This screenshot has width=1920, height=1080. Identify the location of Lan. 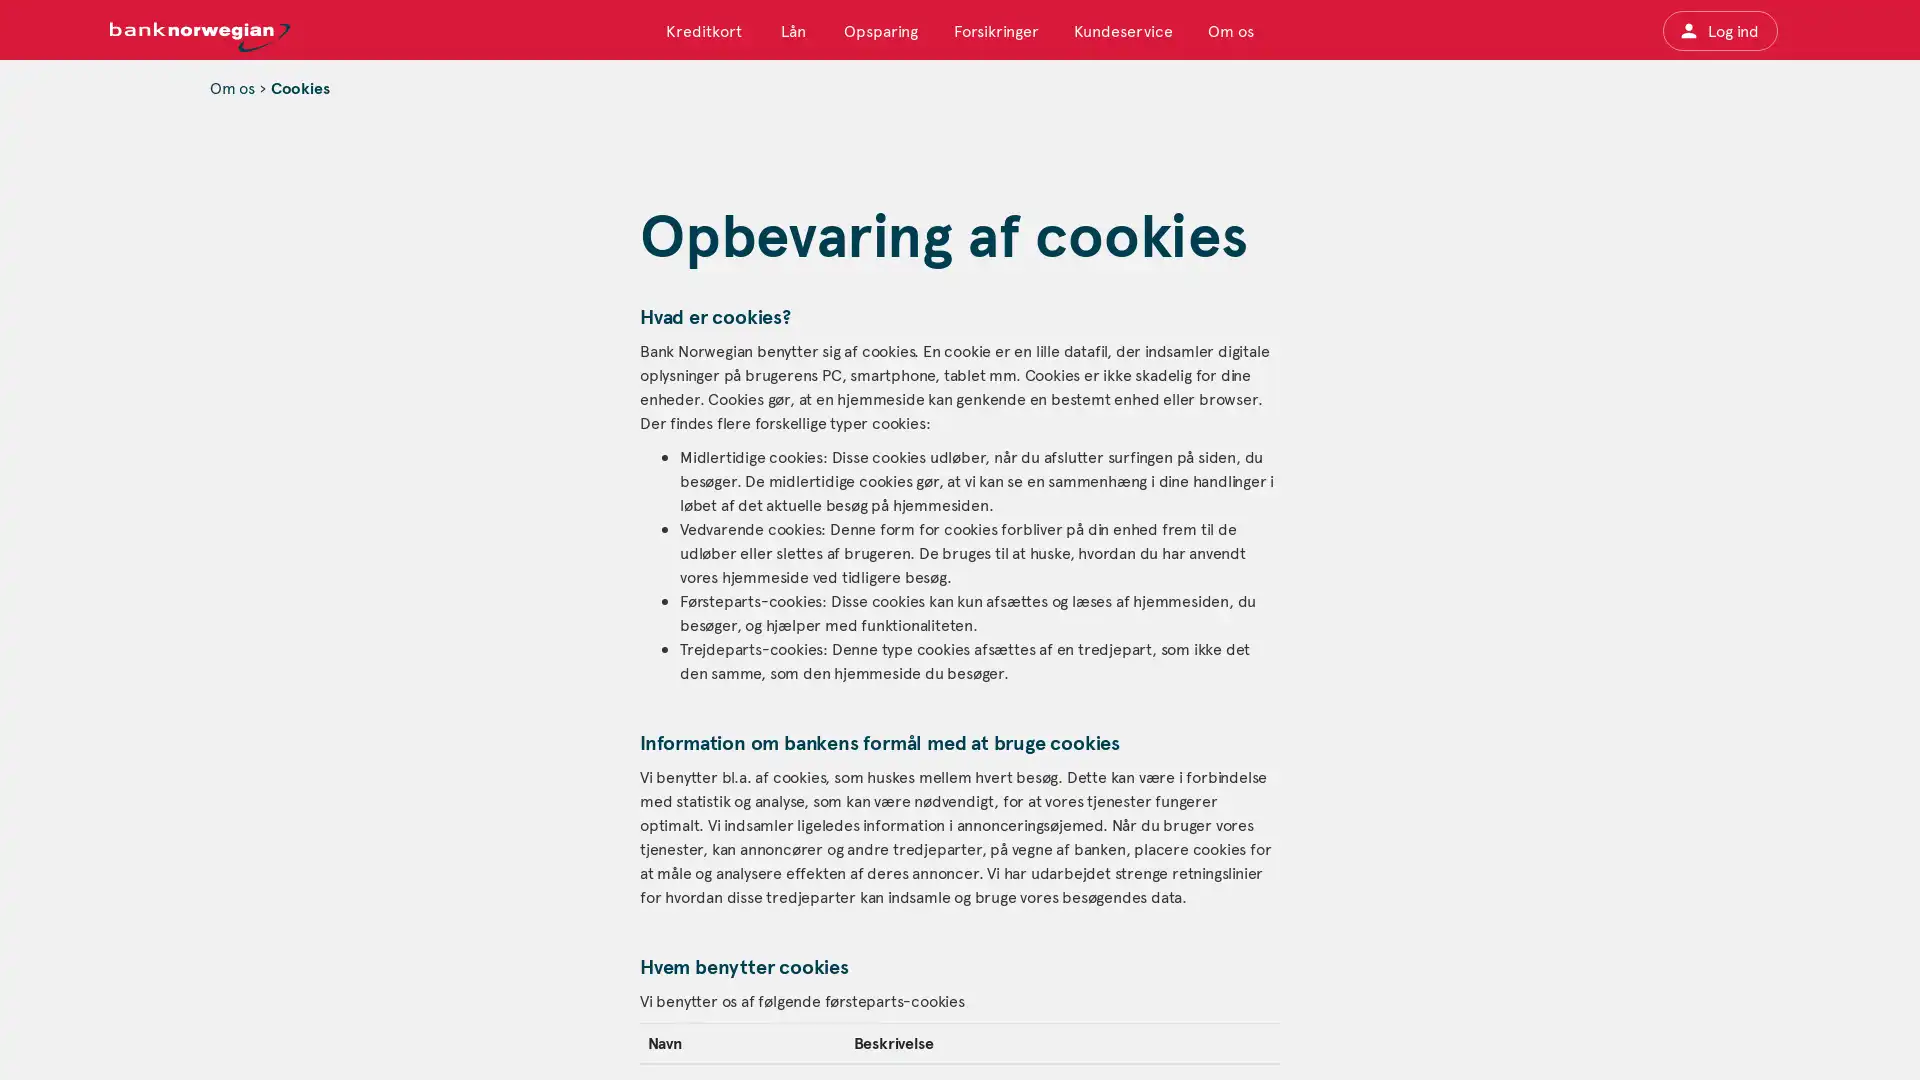
(791, 30).